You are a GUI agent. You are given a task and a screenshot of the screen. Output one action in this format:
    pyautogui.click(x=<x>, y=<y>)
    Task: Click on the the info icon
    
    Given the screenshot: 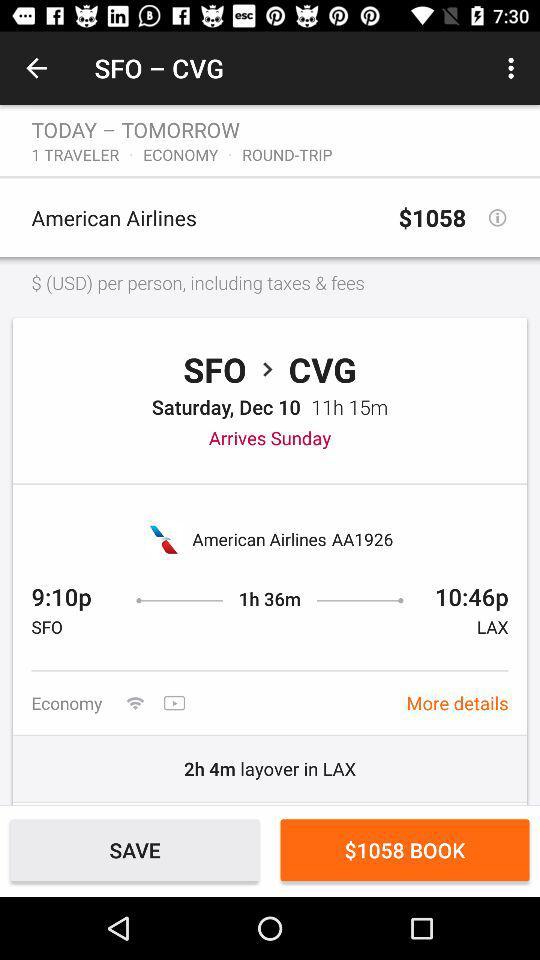 What is the action you would take?
    pyautogui.click(x=496, y=217)
    